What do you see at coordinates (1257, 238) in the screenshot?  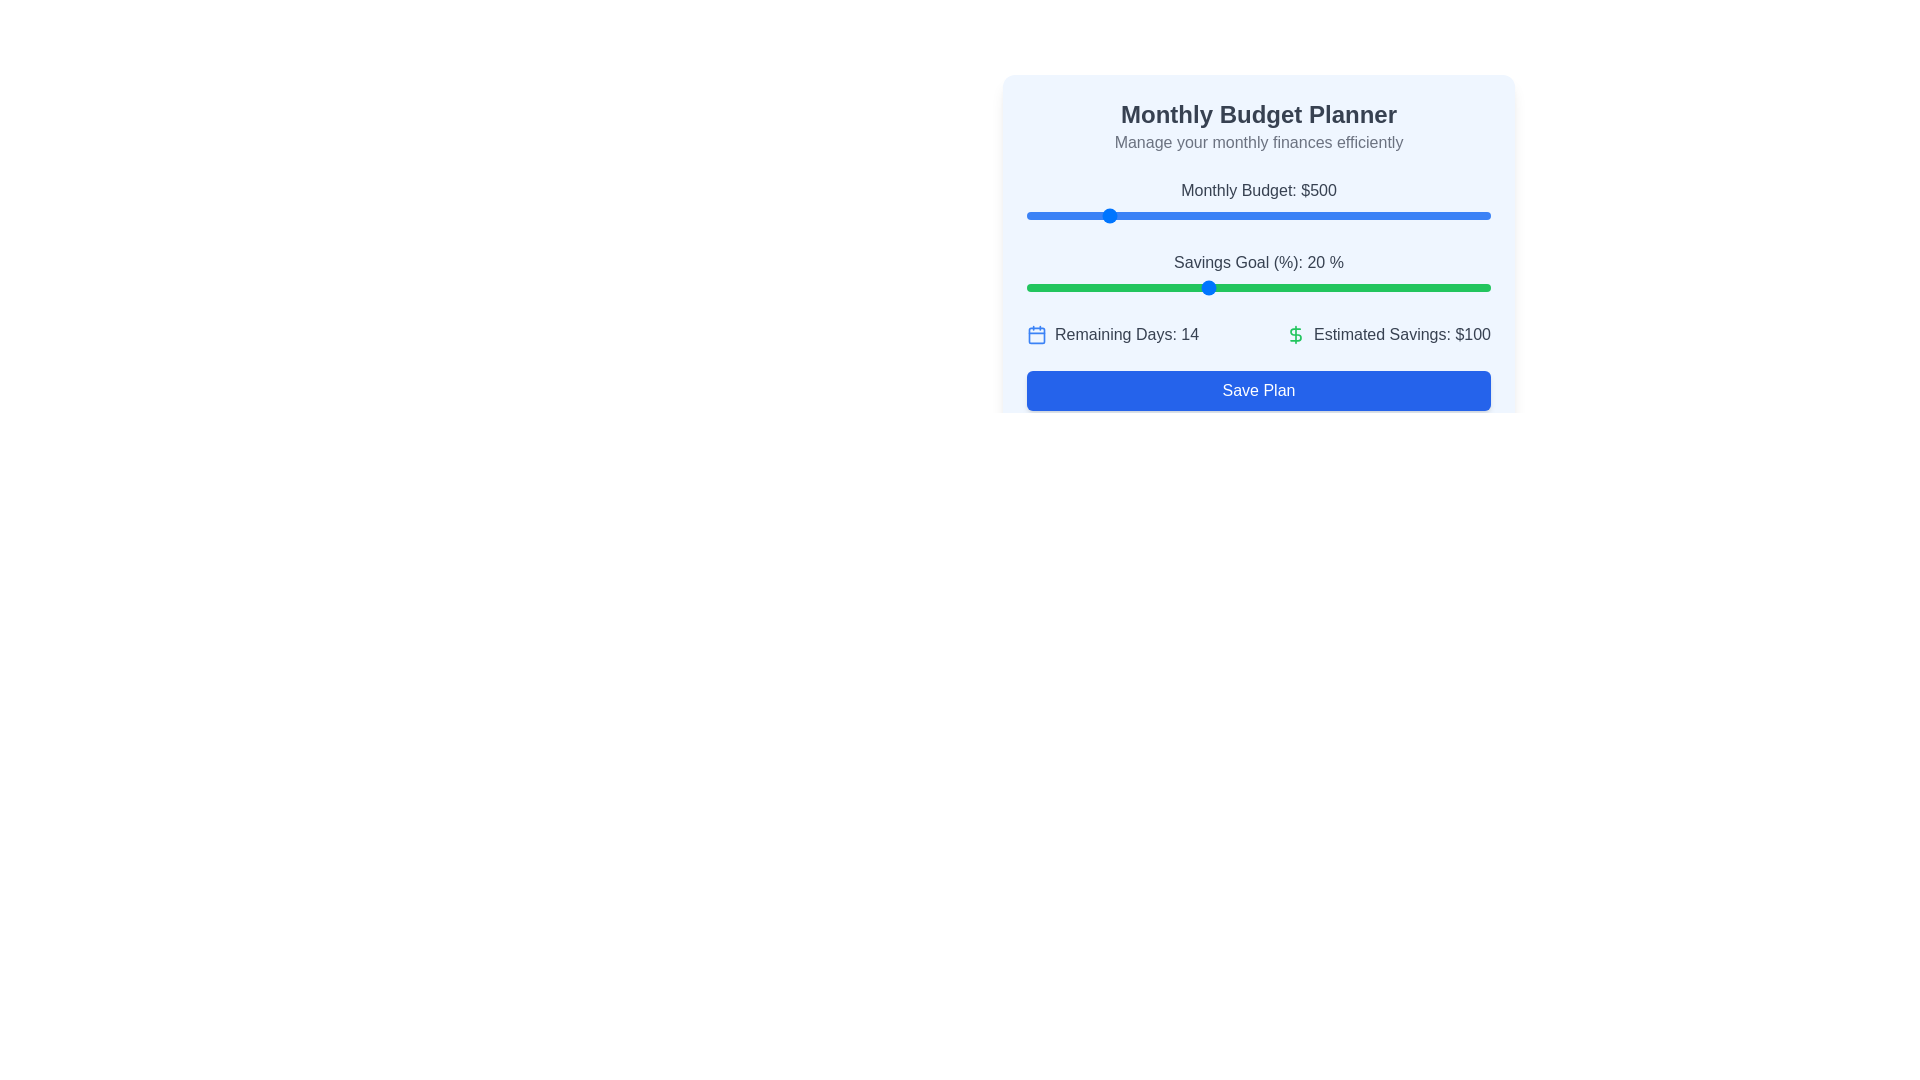 I see `the values displayed in the labels 'Monthly Budget: $500' and 'Savings Goal (%): 20 %' located above the blue and green sliders respectively` at bounding box center [1257, 238].